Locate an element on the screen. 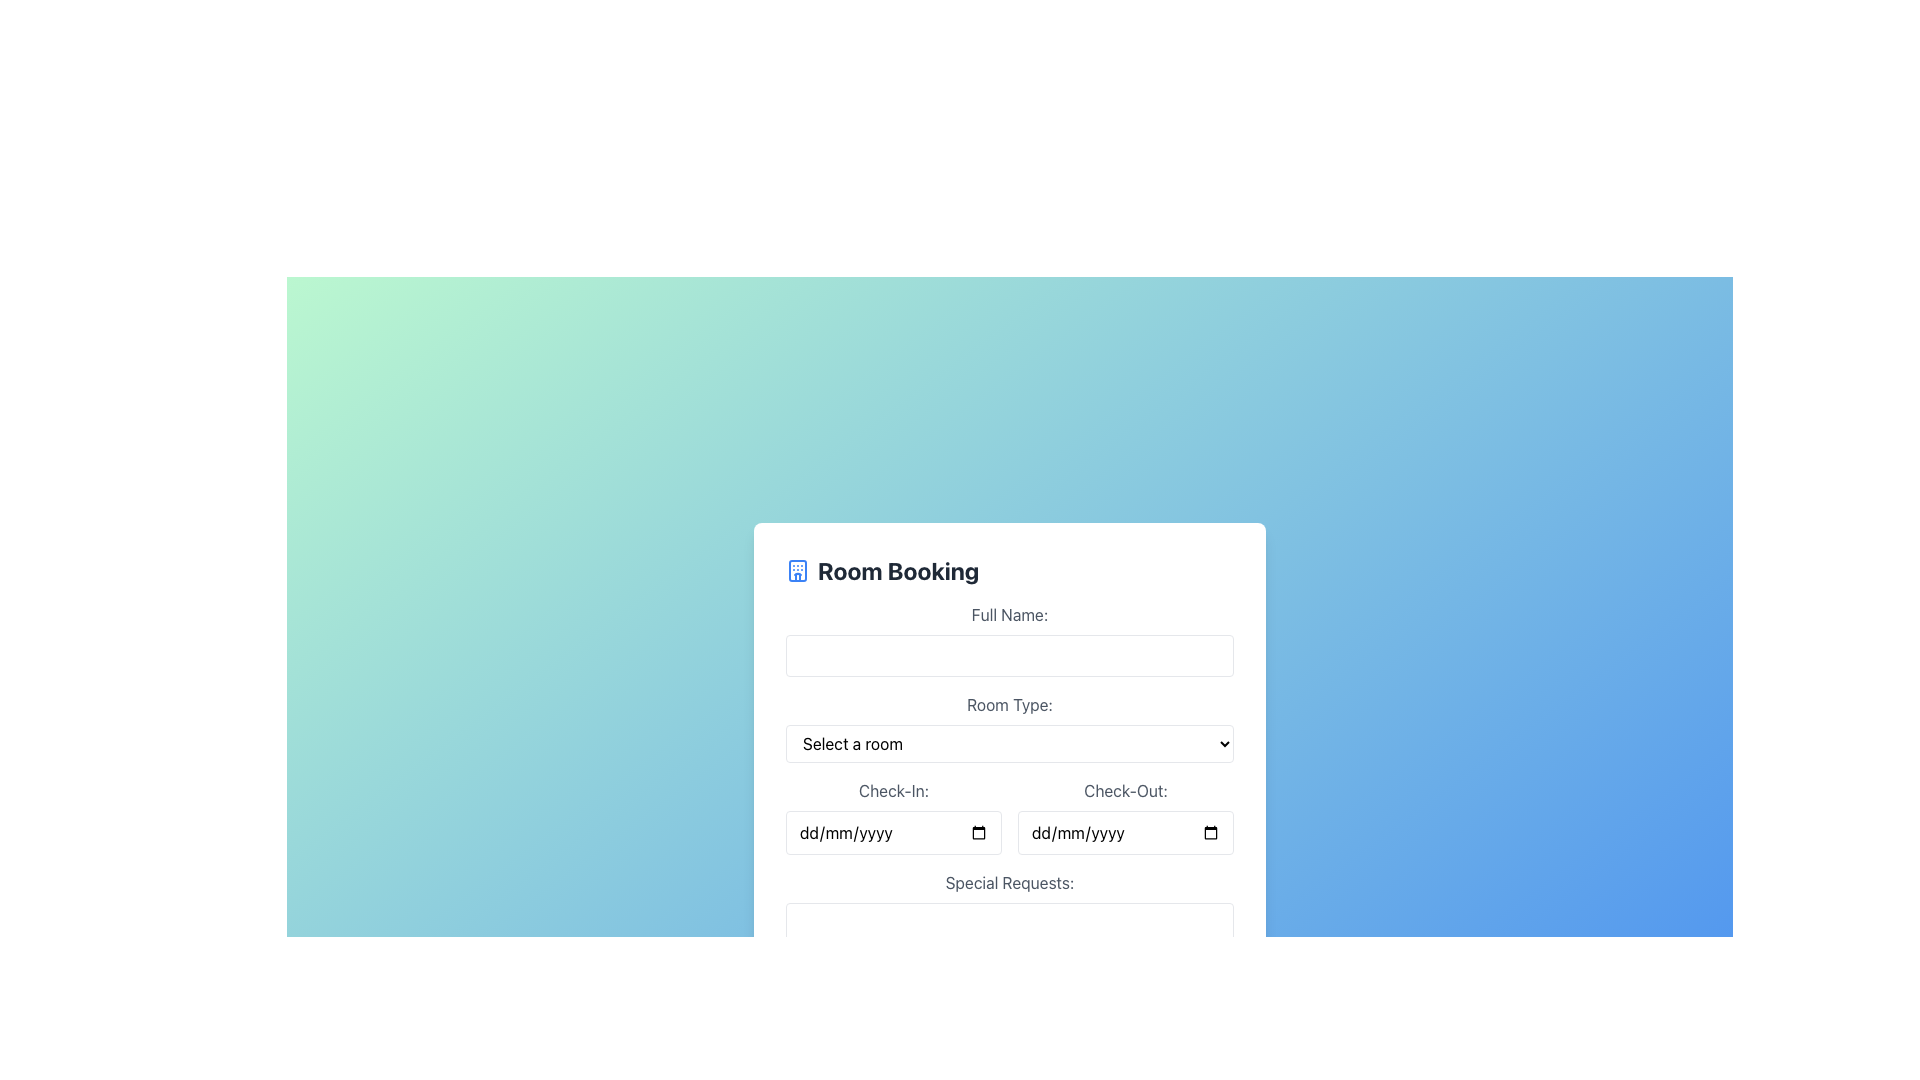 This screenshot has height=1080, width=1920. the text label that reads 'Check-Out:' styled in gray and aligned with the input field below it is located at coordinates (1126, 789).